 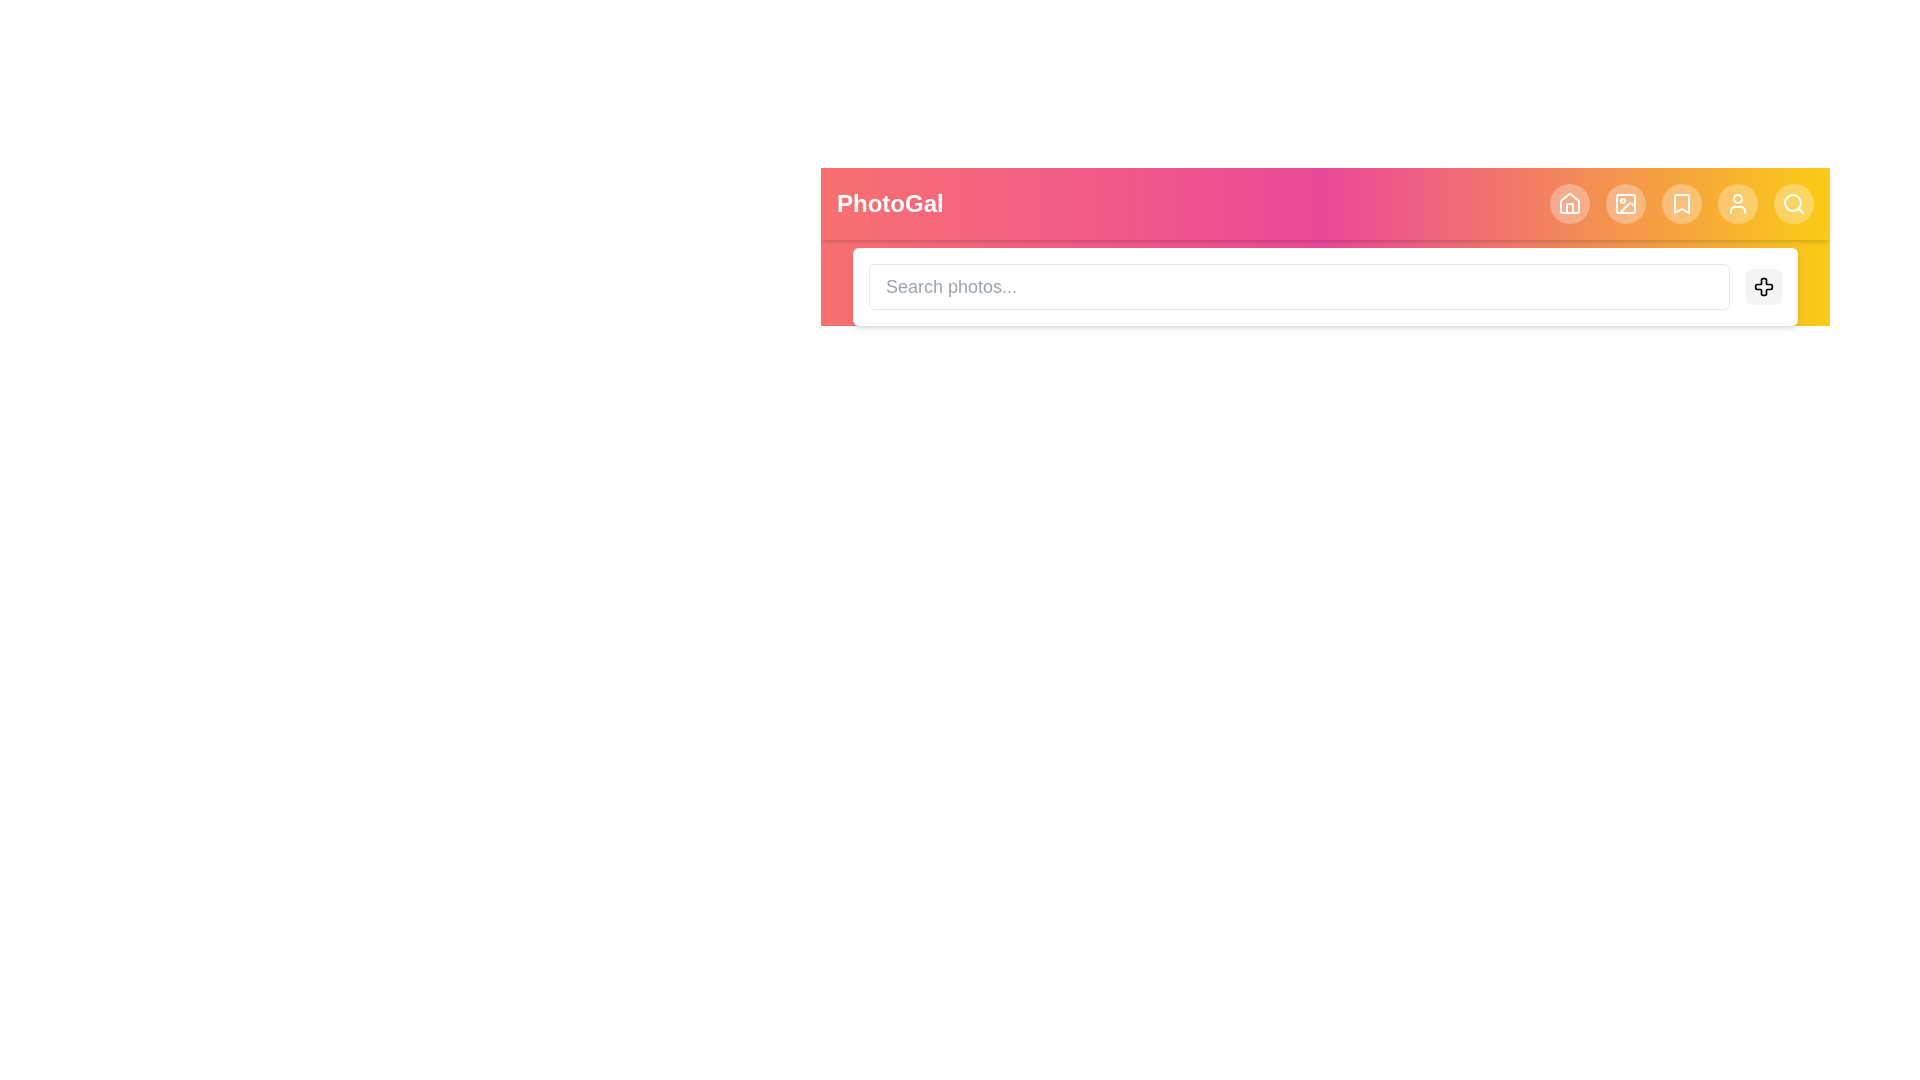 What do you see at coordinates (1736, 204) in the screenshot?
I see `the header element corresponding to User` at bounding box center [1736, 204].